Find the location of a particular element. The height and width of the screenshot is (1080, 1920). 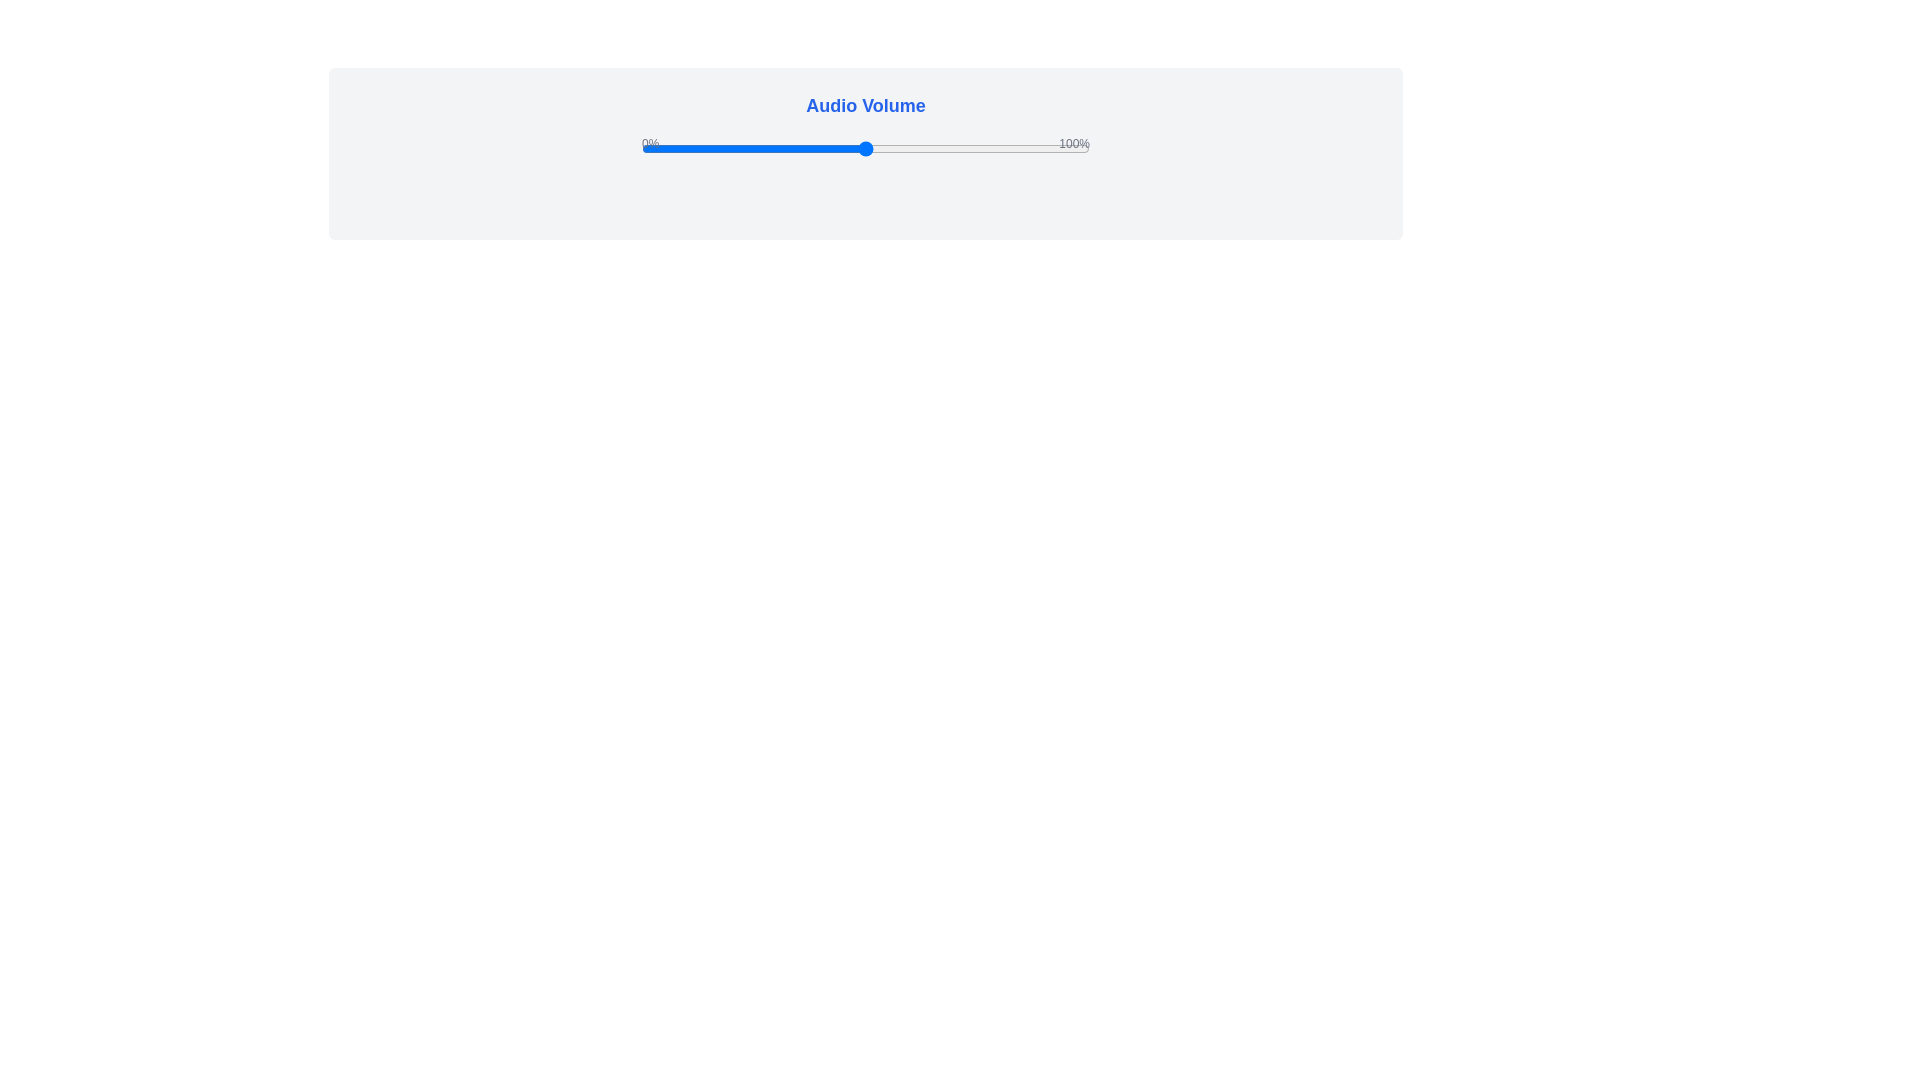

text content of the static label displaying '100%' which is styled with a small font size and gray color, located at the far-right of the slider control is located at coordinates (1073, 142).